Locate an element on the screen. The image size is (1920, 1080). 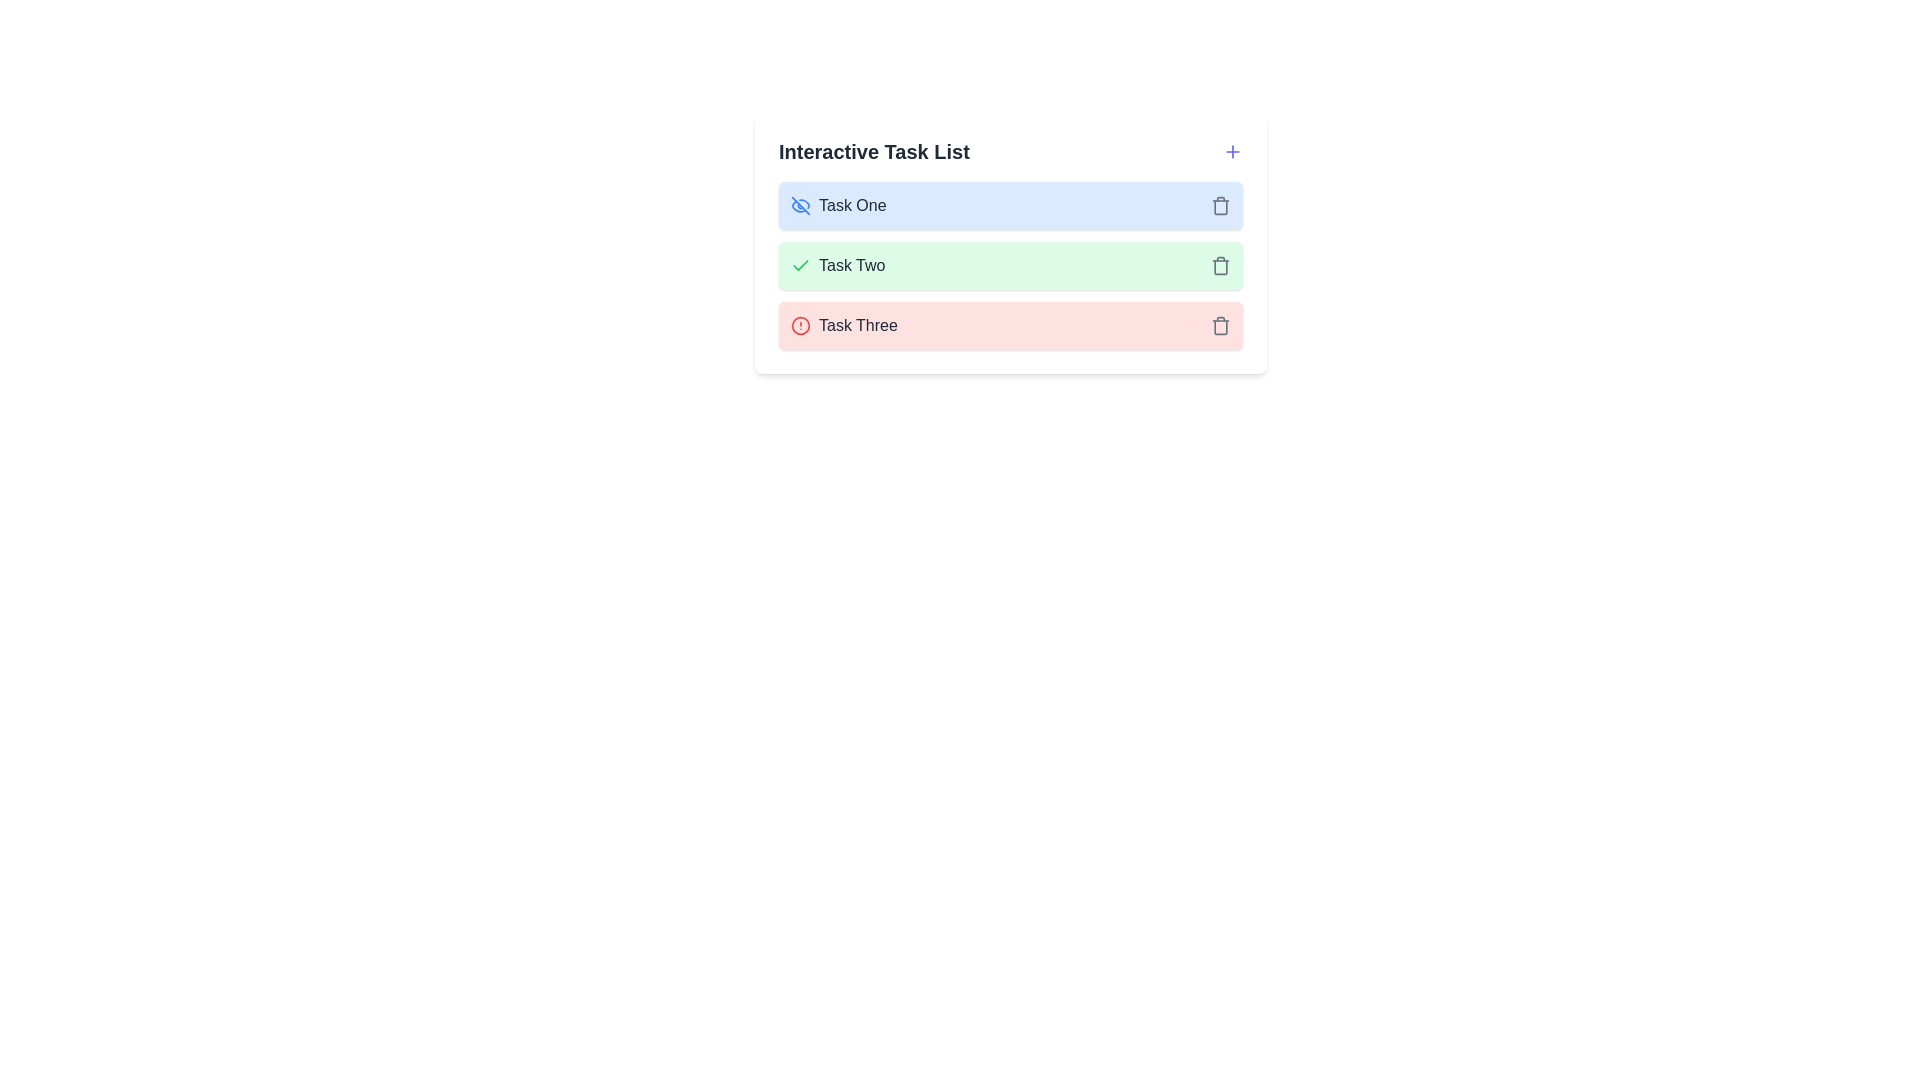
the visibility icon located to the left of the label text for 'Task One' is located at coordinates (801, 205).